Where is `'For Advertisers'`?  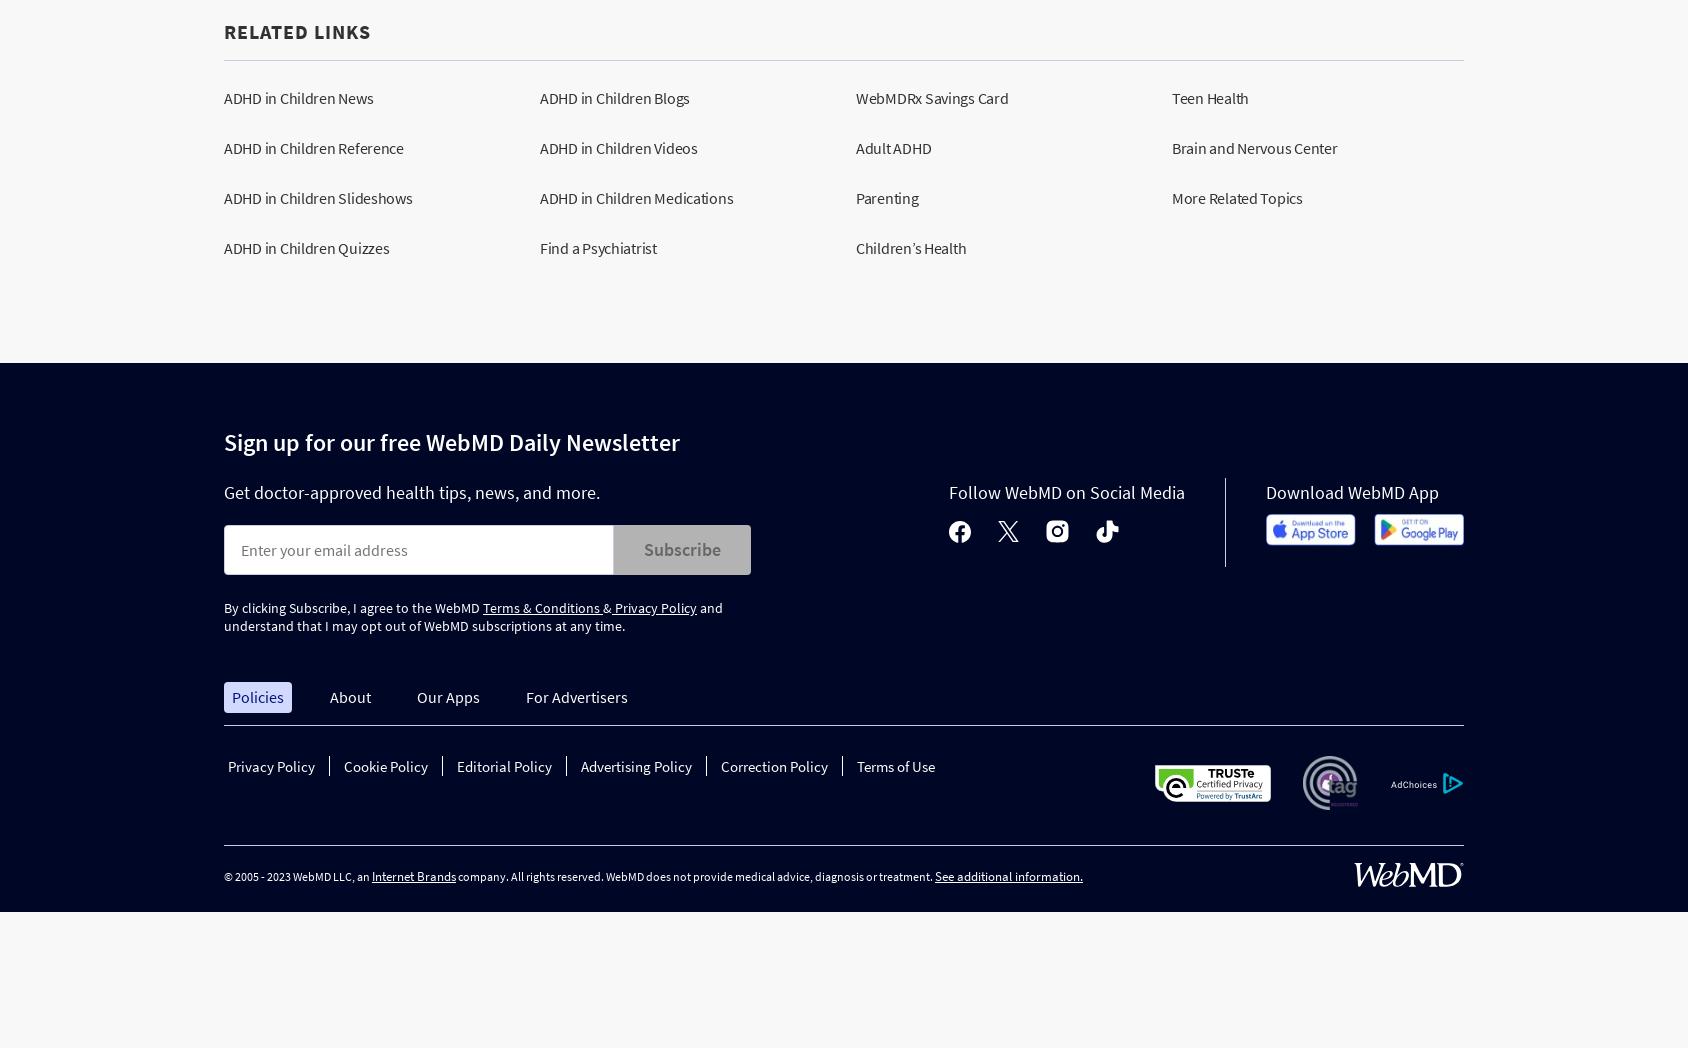 'For Advertisers' is located at coordinates (524, 697).